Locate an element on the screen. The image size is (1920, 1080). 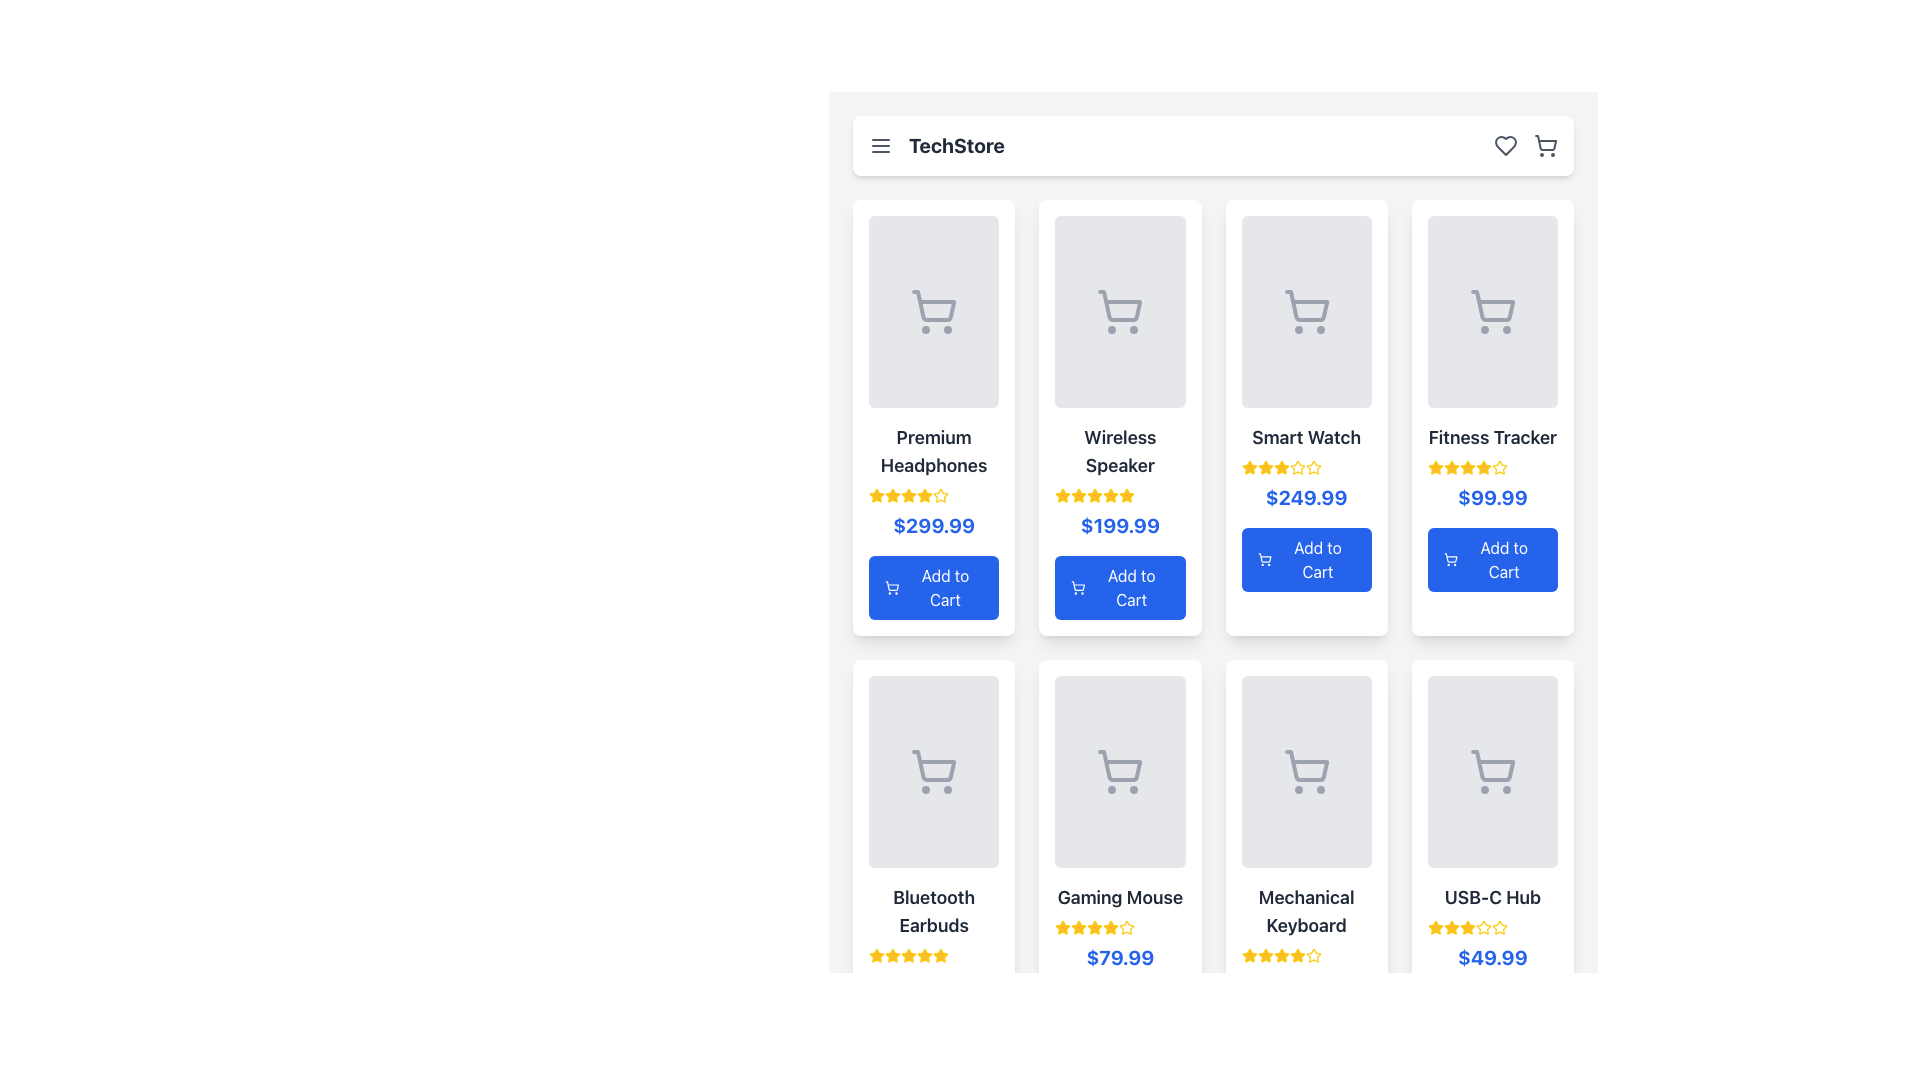
the third star icon in the rating system for the 'Wireless Speaker' is located at coordinates (1078, 495).